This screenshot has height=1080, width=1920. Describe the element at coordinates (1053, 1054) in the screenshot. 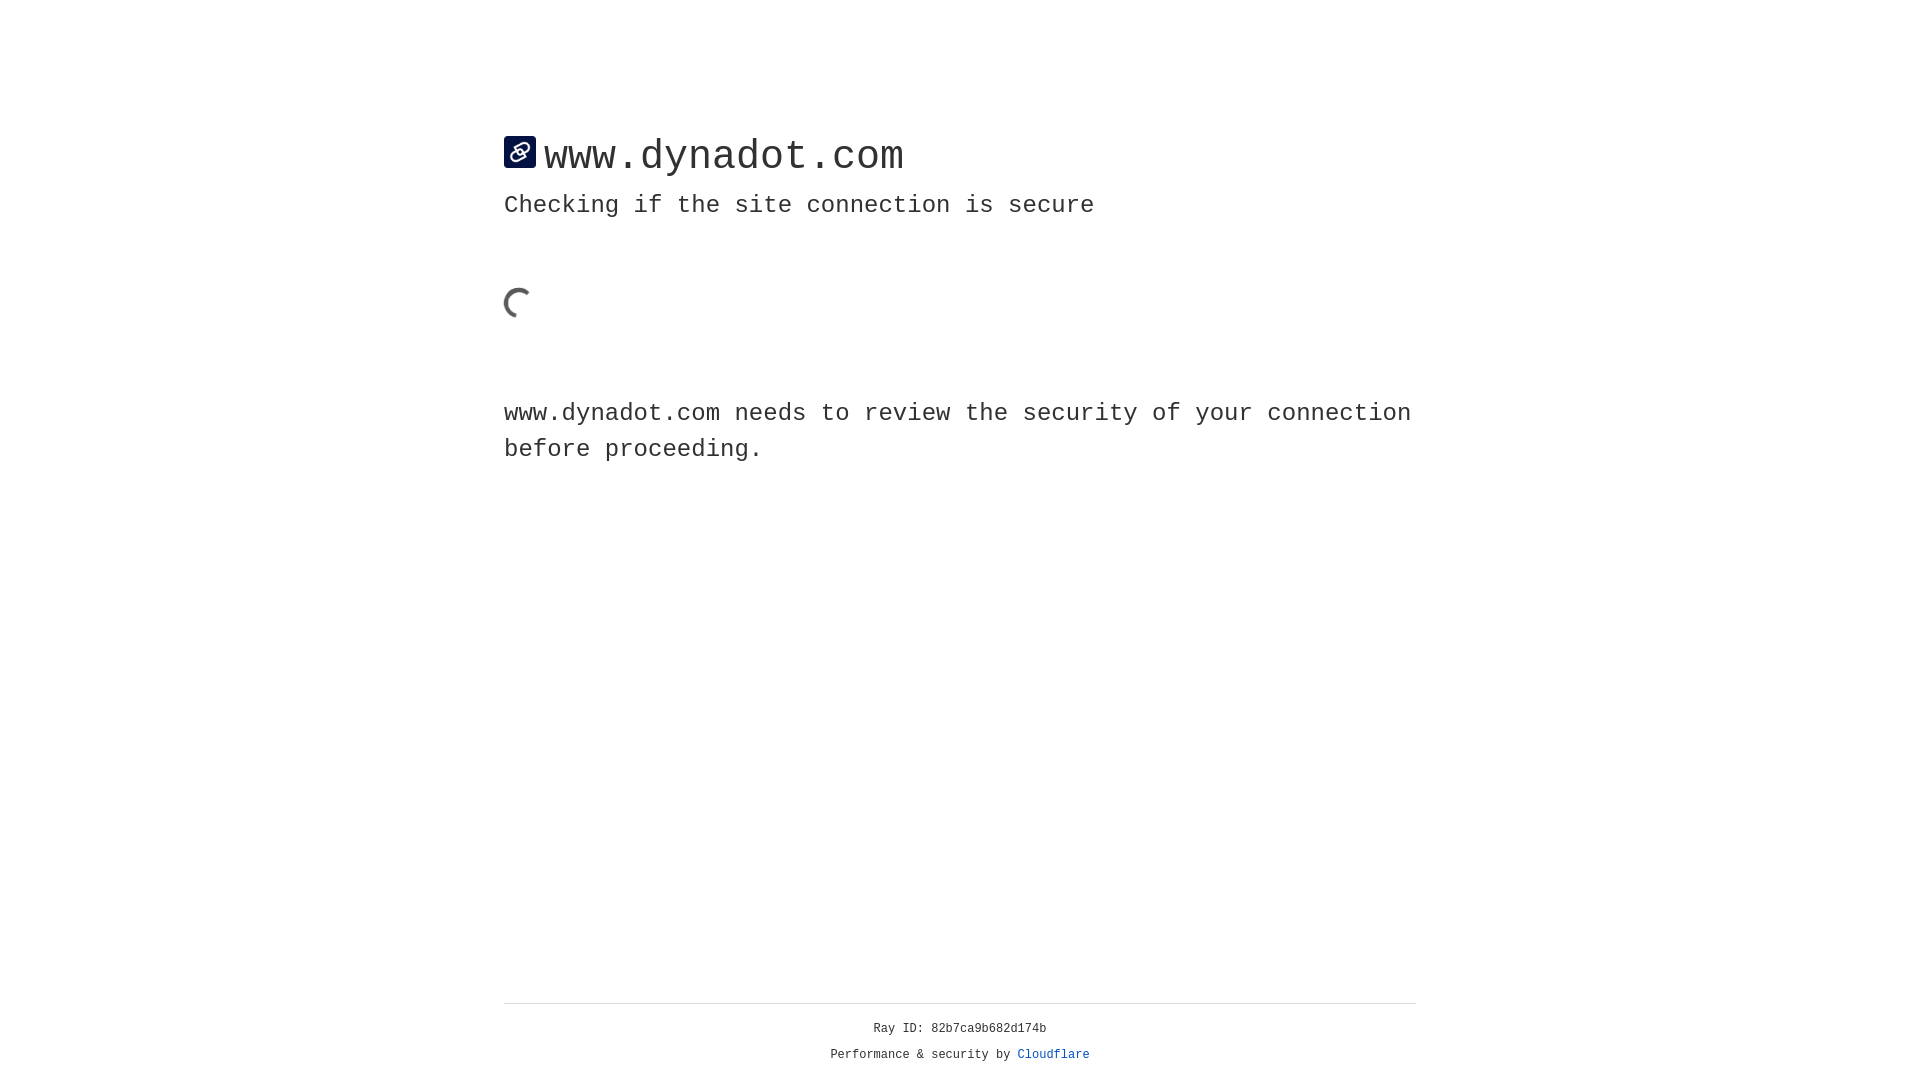

I see `'Cloudflare'` at that location.